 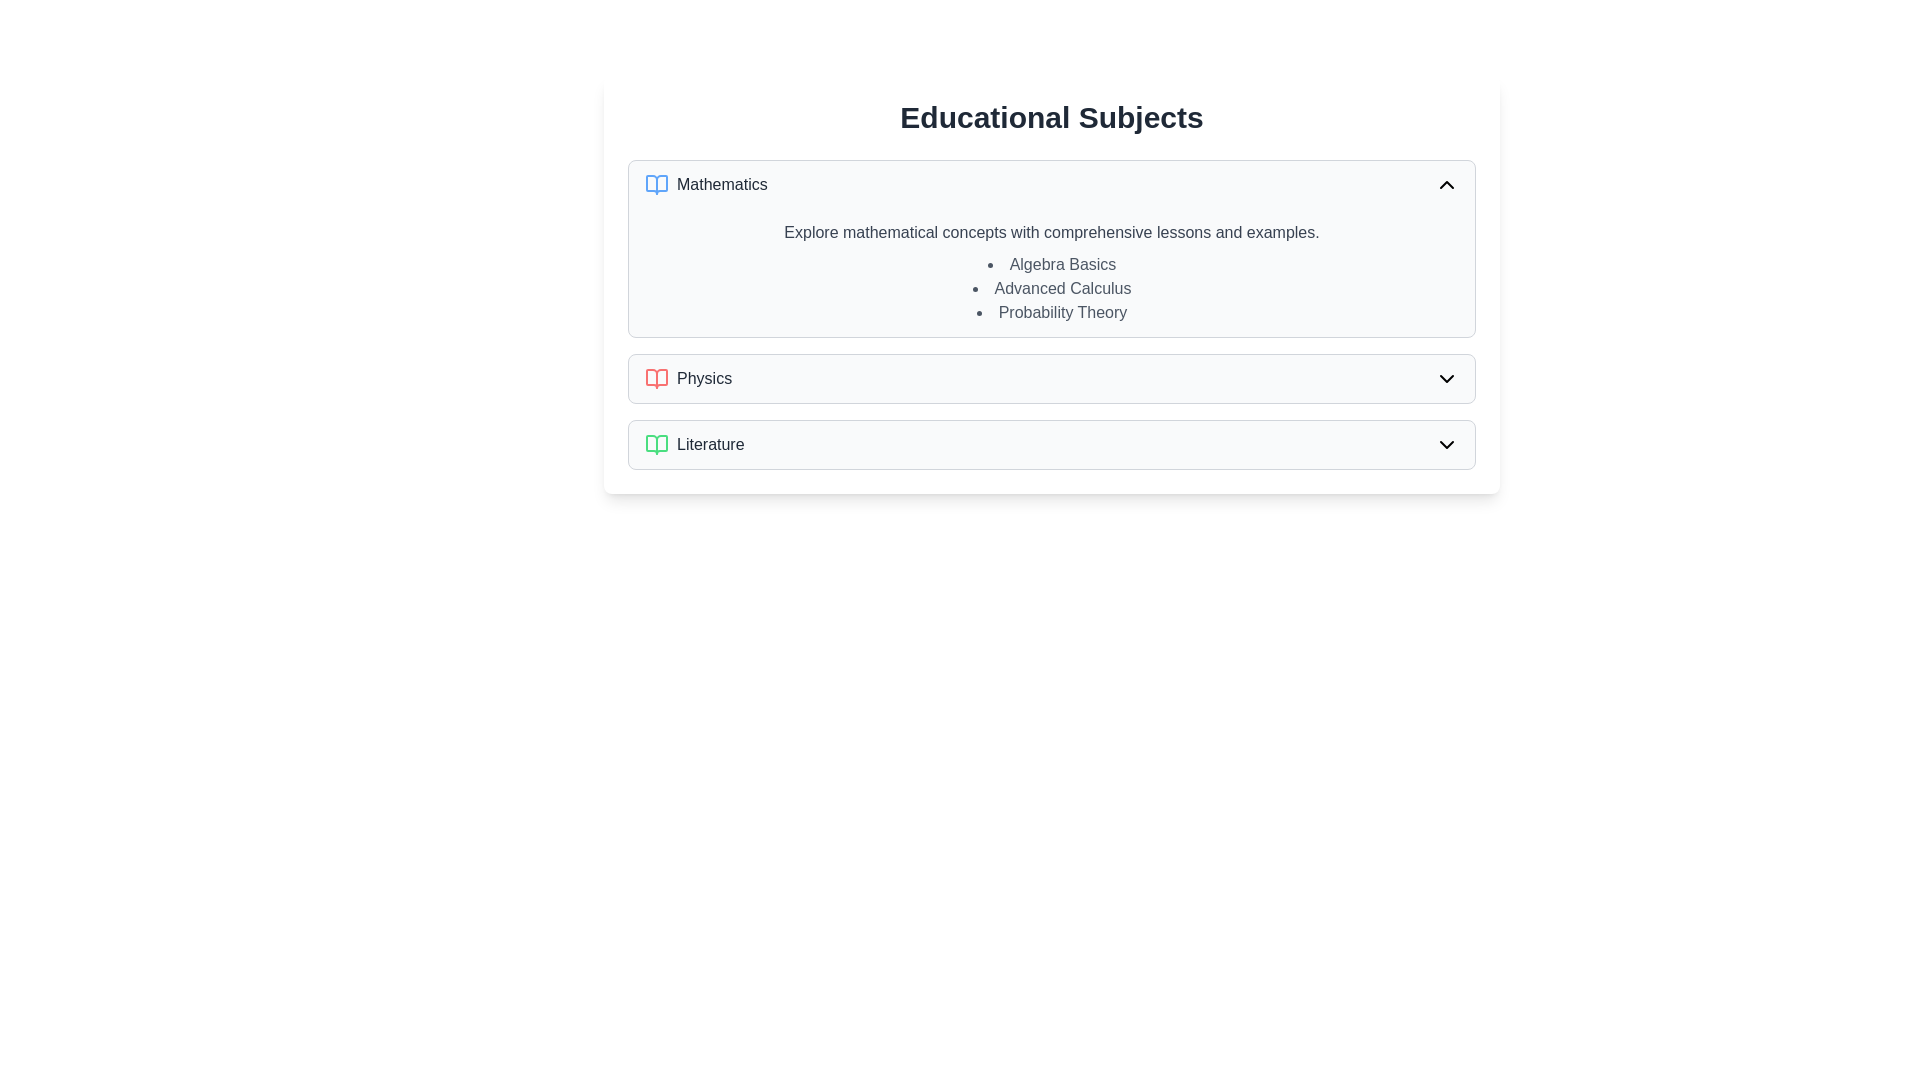 I want to click on the 'Literature' text label with the green open book icon, so click(x=694, y=443).